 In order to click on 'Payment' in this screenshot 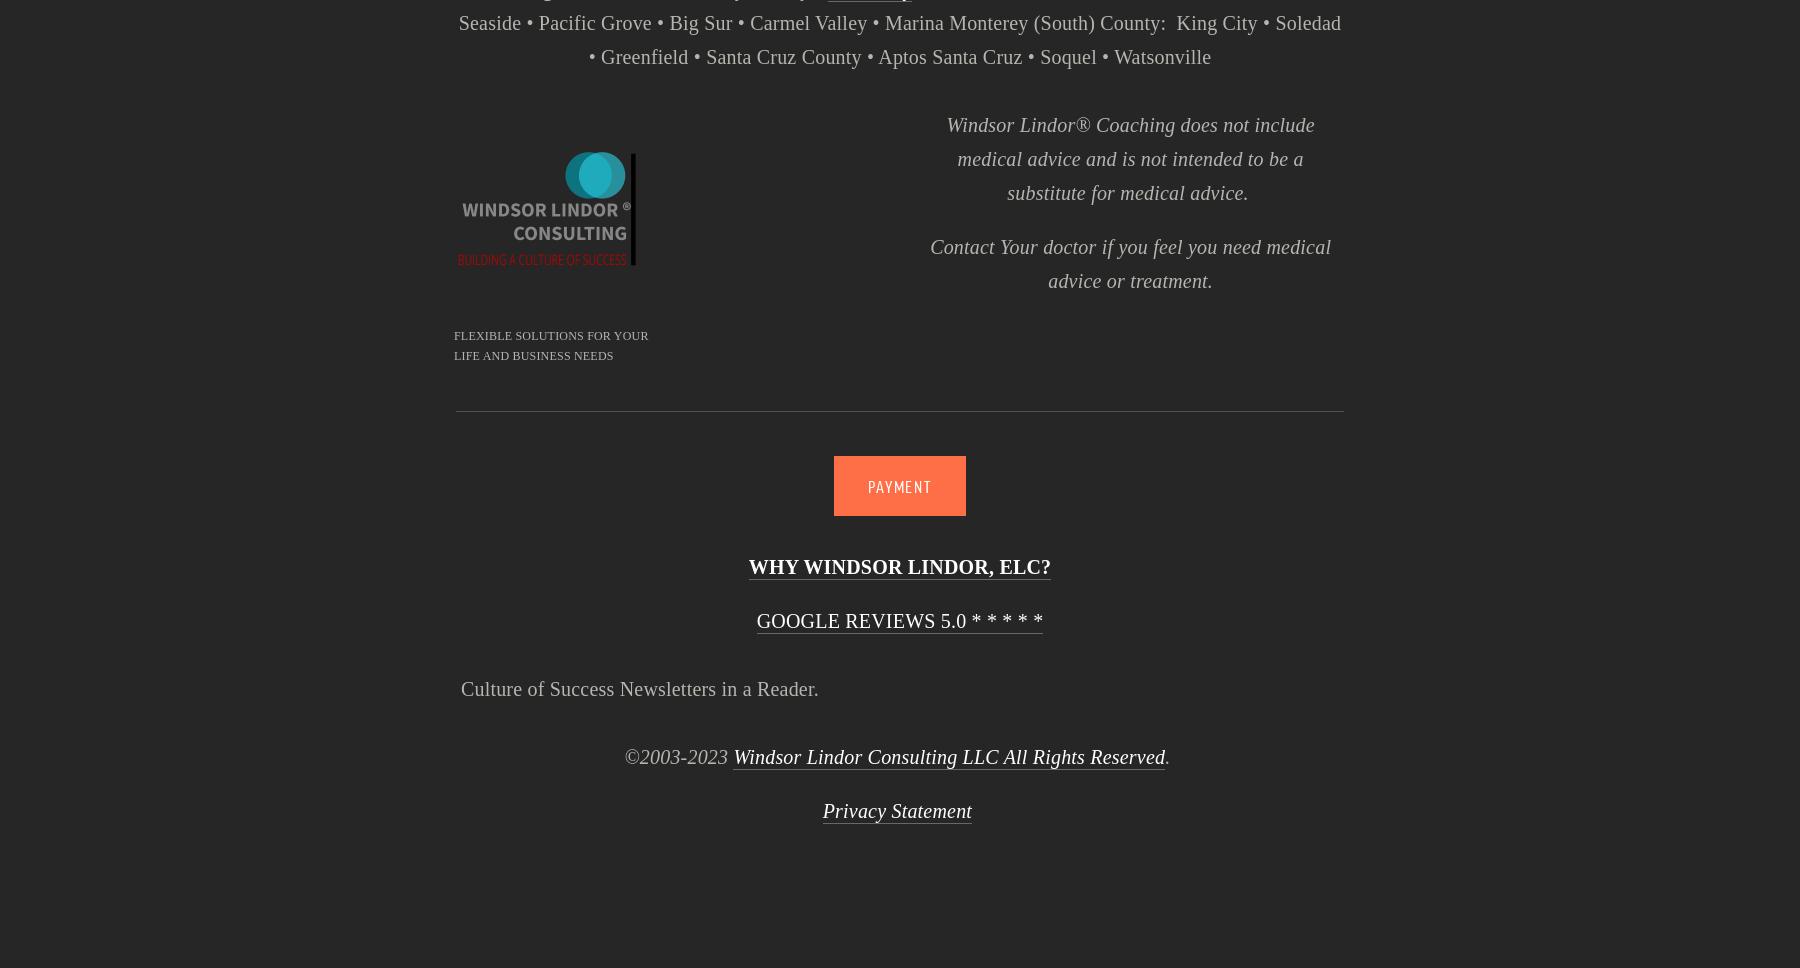, I will do `click(899, 484)`.